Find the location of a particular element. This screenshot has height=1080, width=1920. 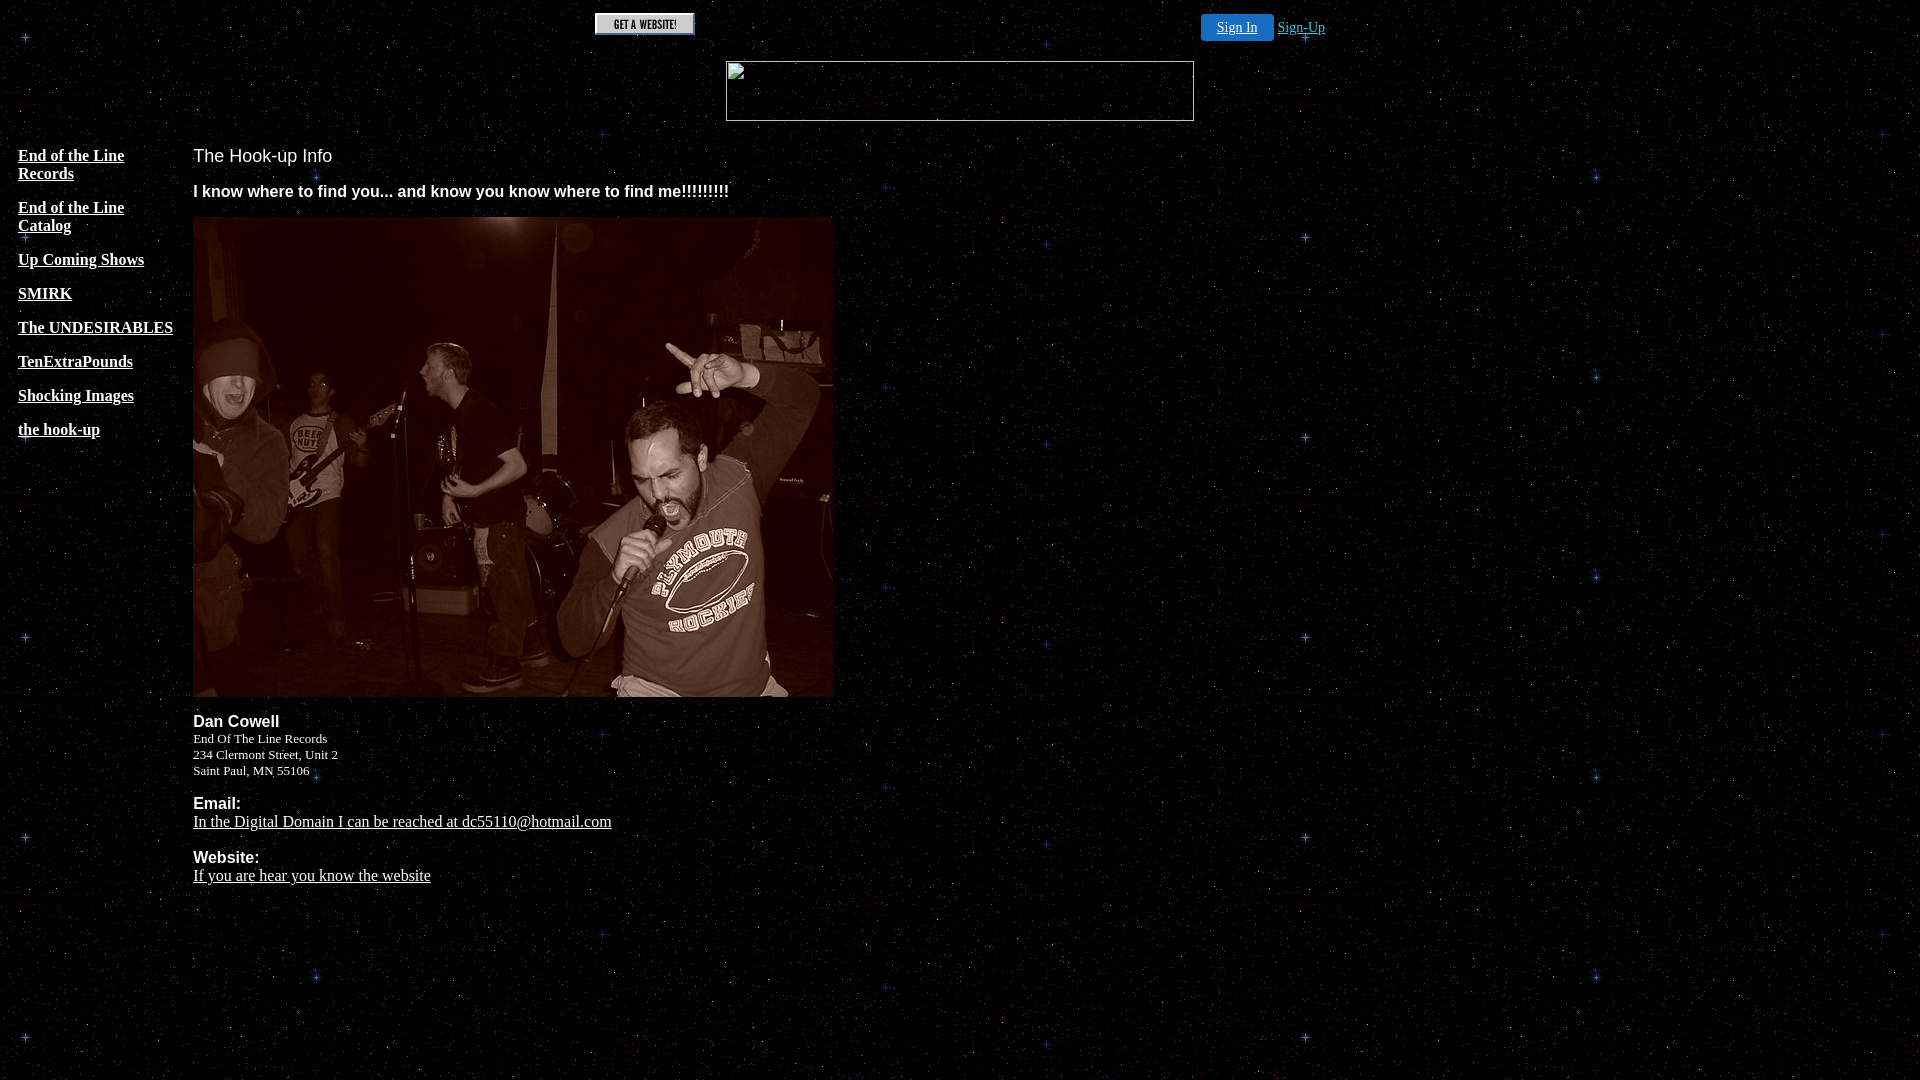

'Shocking Images' is located at coordinates (76, 395).